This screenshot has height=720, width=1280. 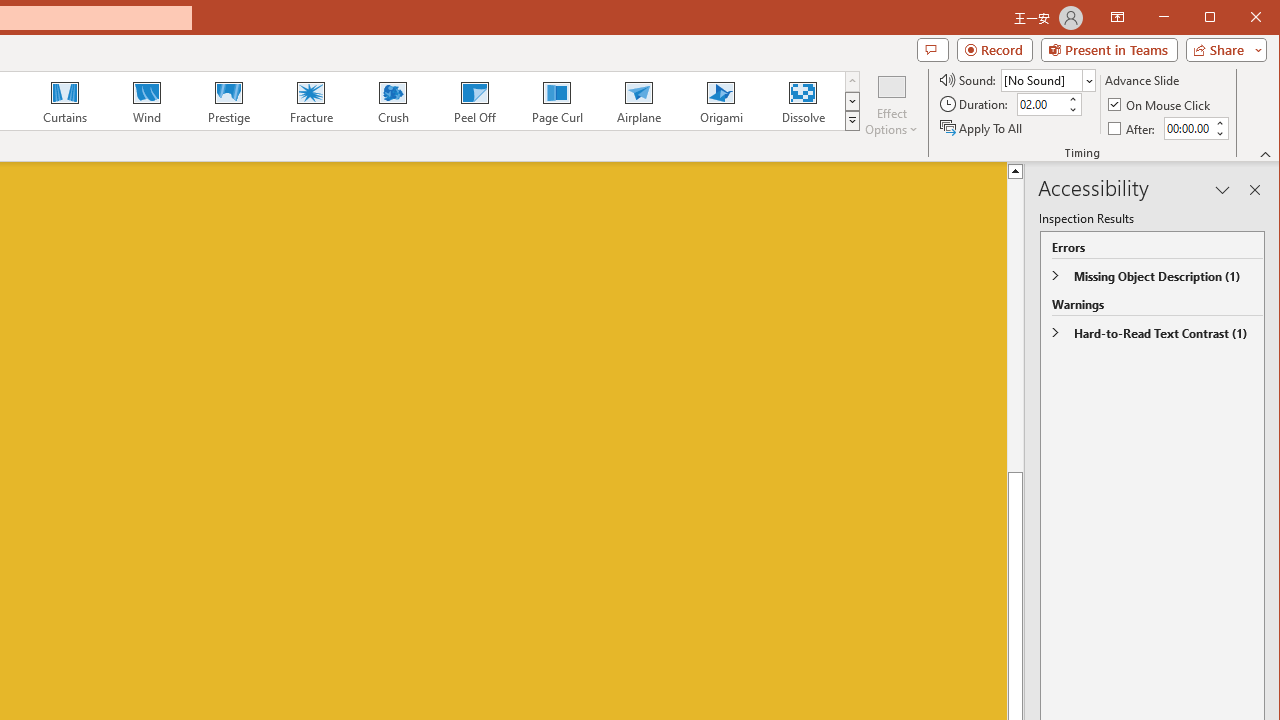 I want to click on 'After', so click(x=1133, y=128).